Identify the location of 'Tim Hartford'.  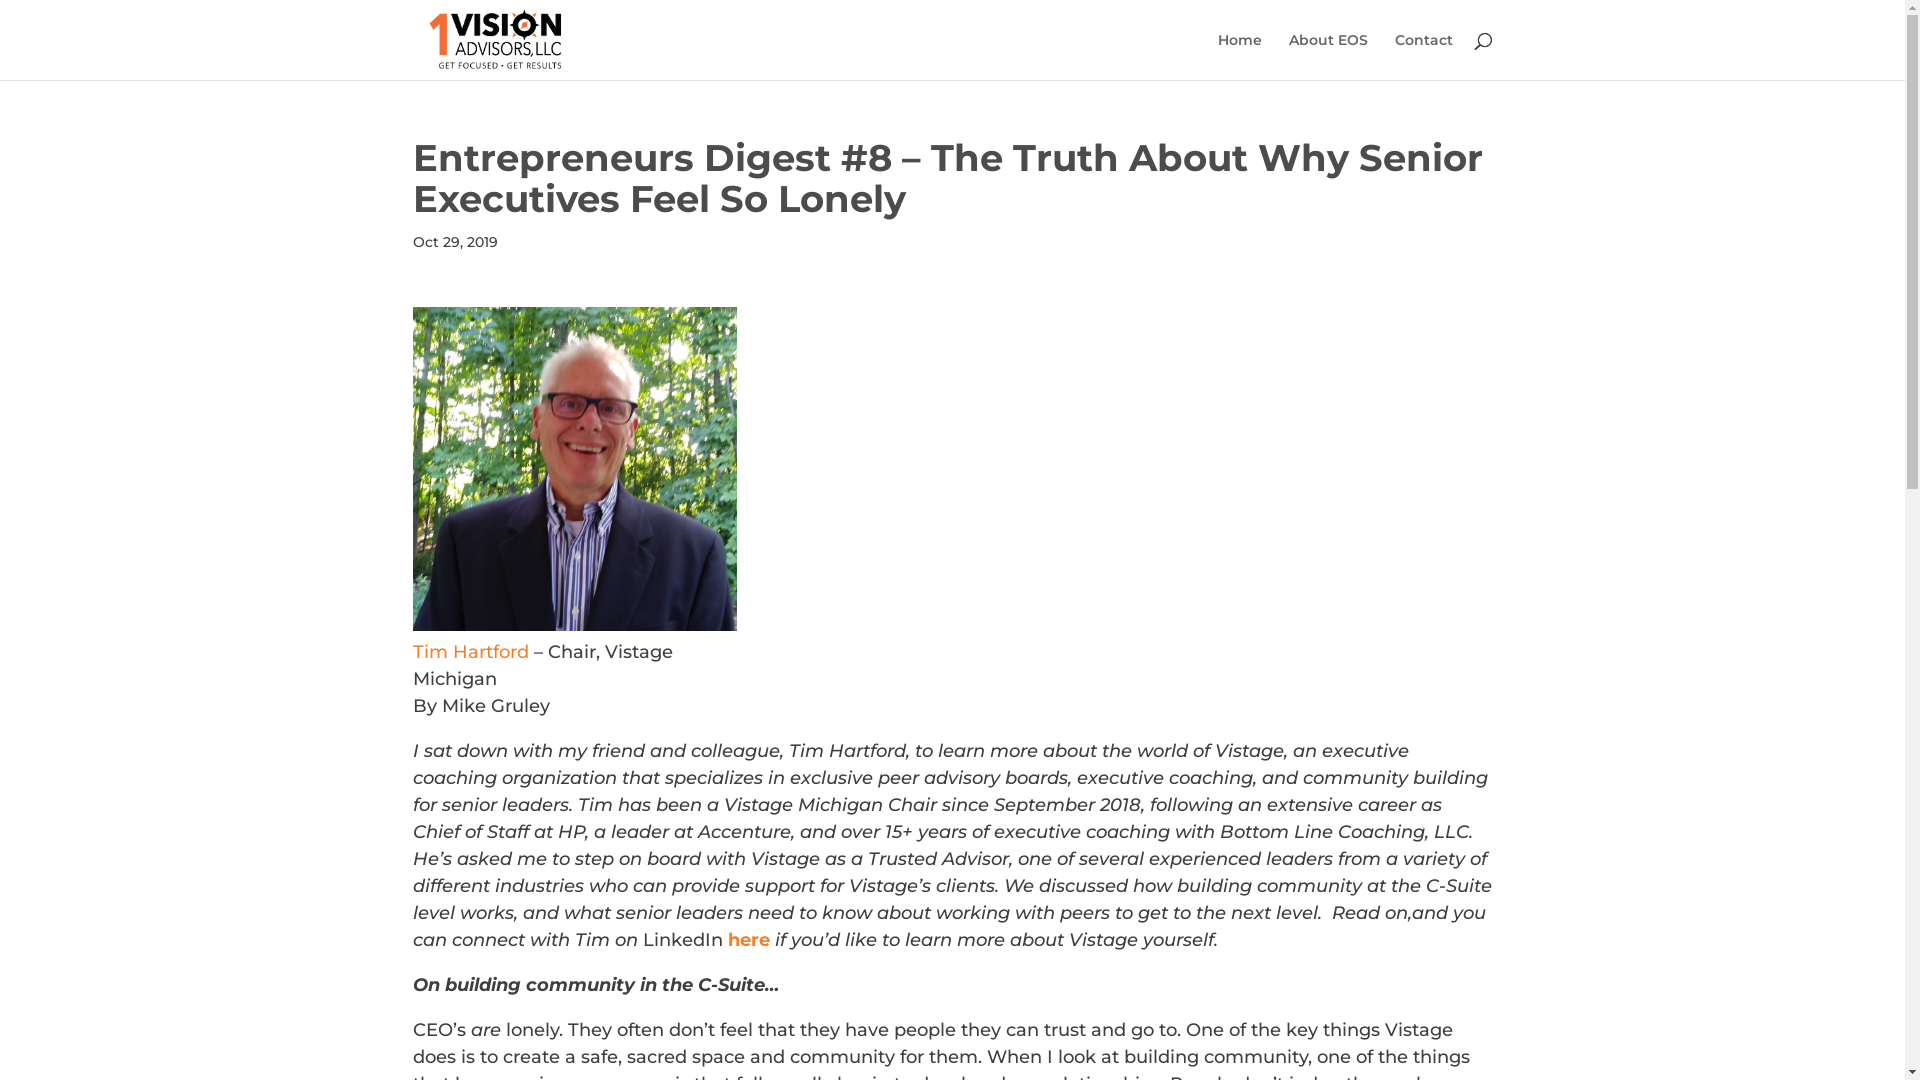
(469, 651).